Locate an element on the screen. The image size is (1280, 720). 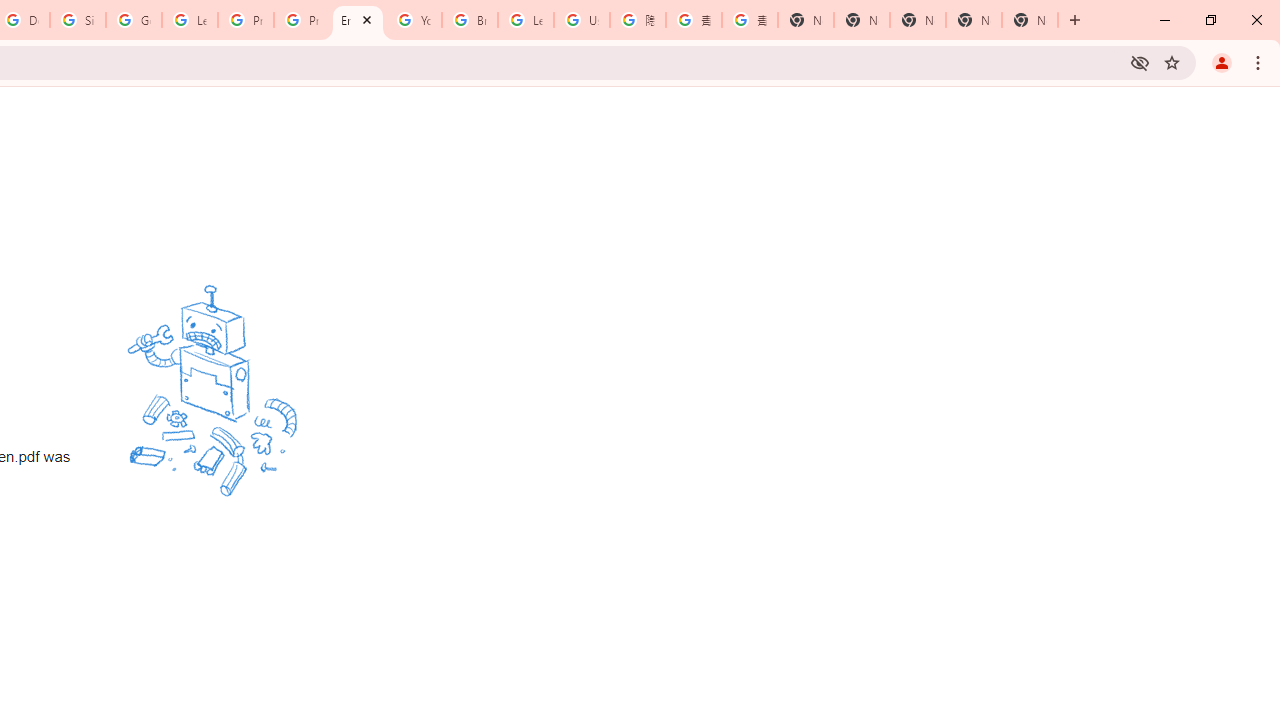
'Sign in - Google Accounts' is located at coordinates (78, 20).